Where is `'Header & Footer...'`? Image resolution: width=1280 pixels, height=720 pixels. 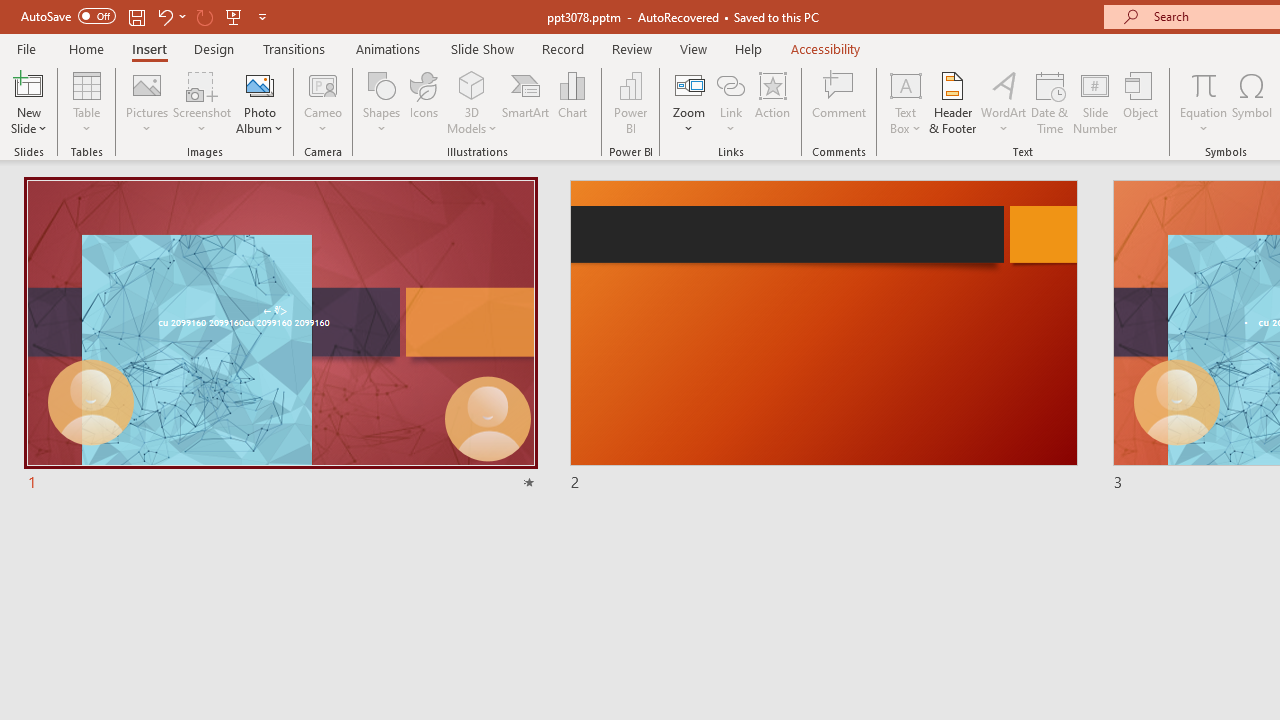
'Header & Footer...' is located at coordinates (951, 103).